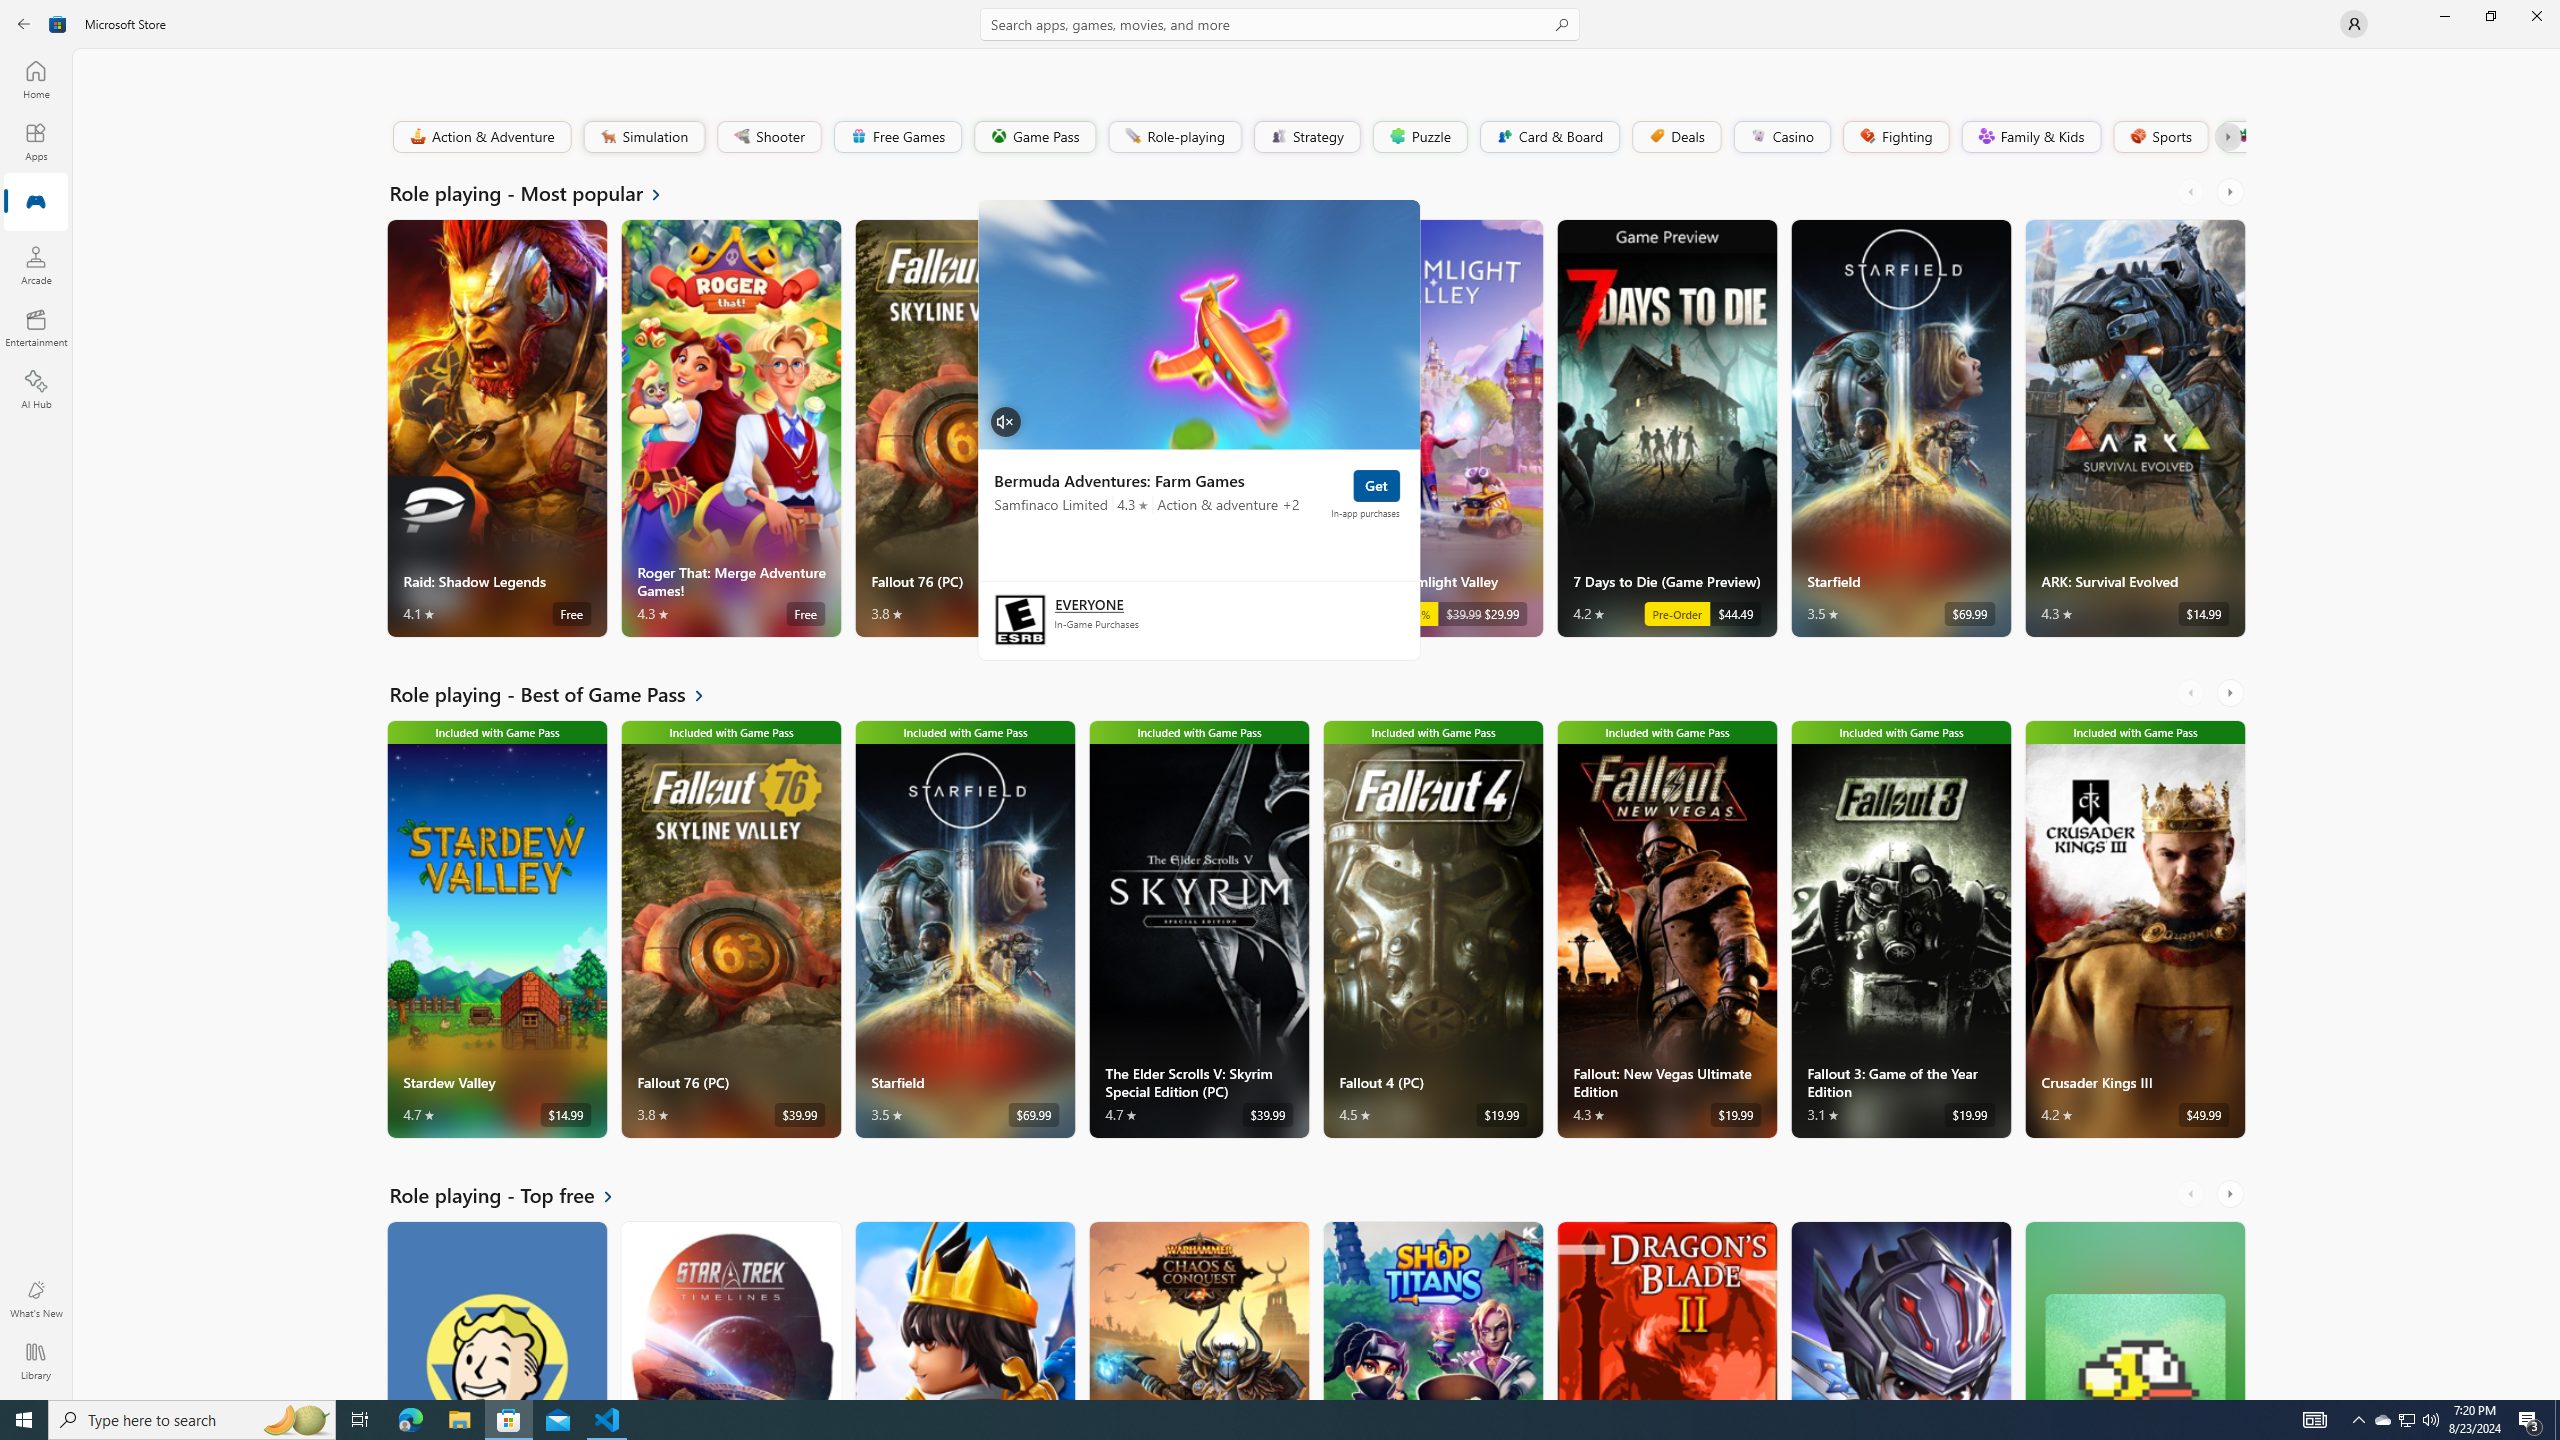  Describe the element at coordinates (1034, 135) in the screenshot. I see `'Game Pass'` at that location.